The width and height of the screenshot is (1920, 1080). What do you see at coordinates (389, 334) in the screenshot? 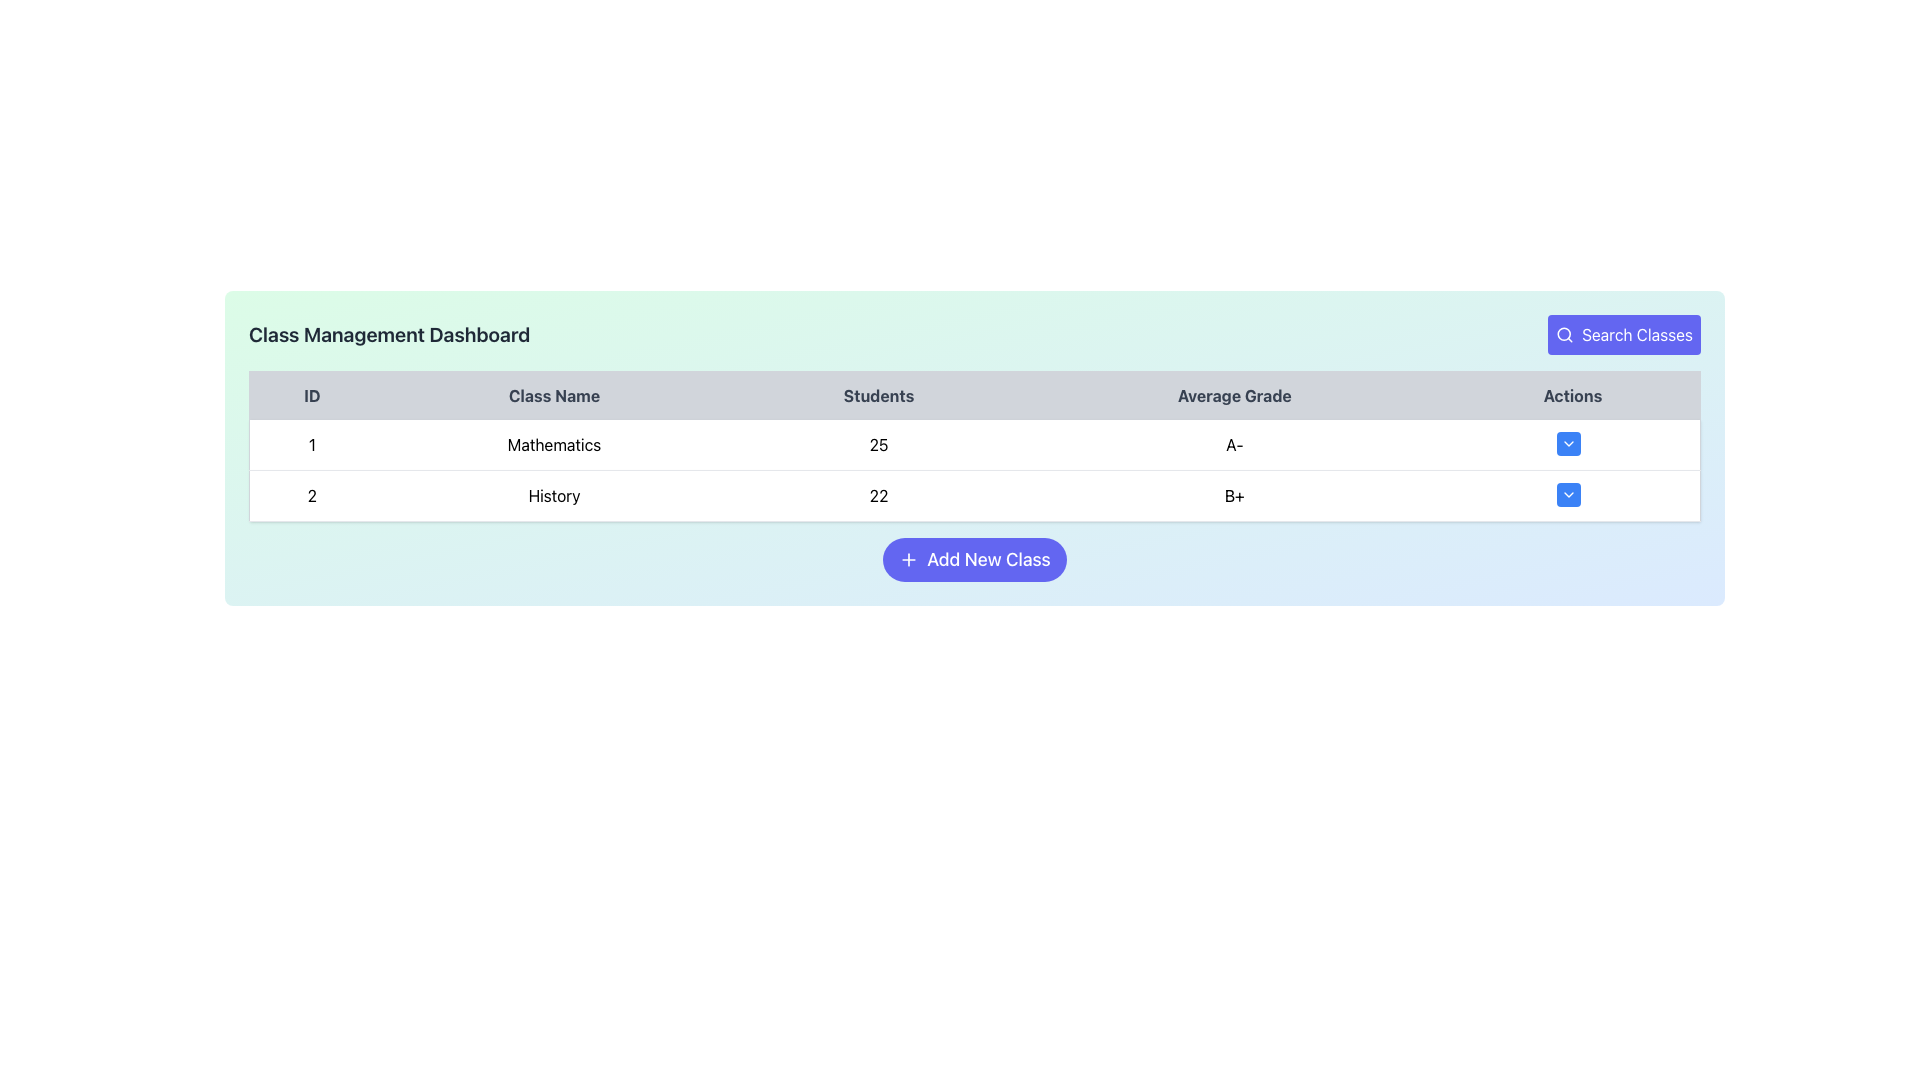
I see `title text located at the top-left portion of the interface, which indicates the purpose or name of the section` at bounding box center [389, 334].